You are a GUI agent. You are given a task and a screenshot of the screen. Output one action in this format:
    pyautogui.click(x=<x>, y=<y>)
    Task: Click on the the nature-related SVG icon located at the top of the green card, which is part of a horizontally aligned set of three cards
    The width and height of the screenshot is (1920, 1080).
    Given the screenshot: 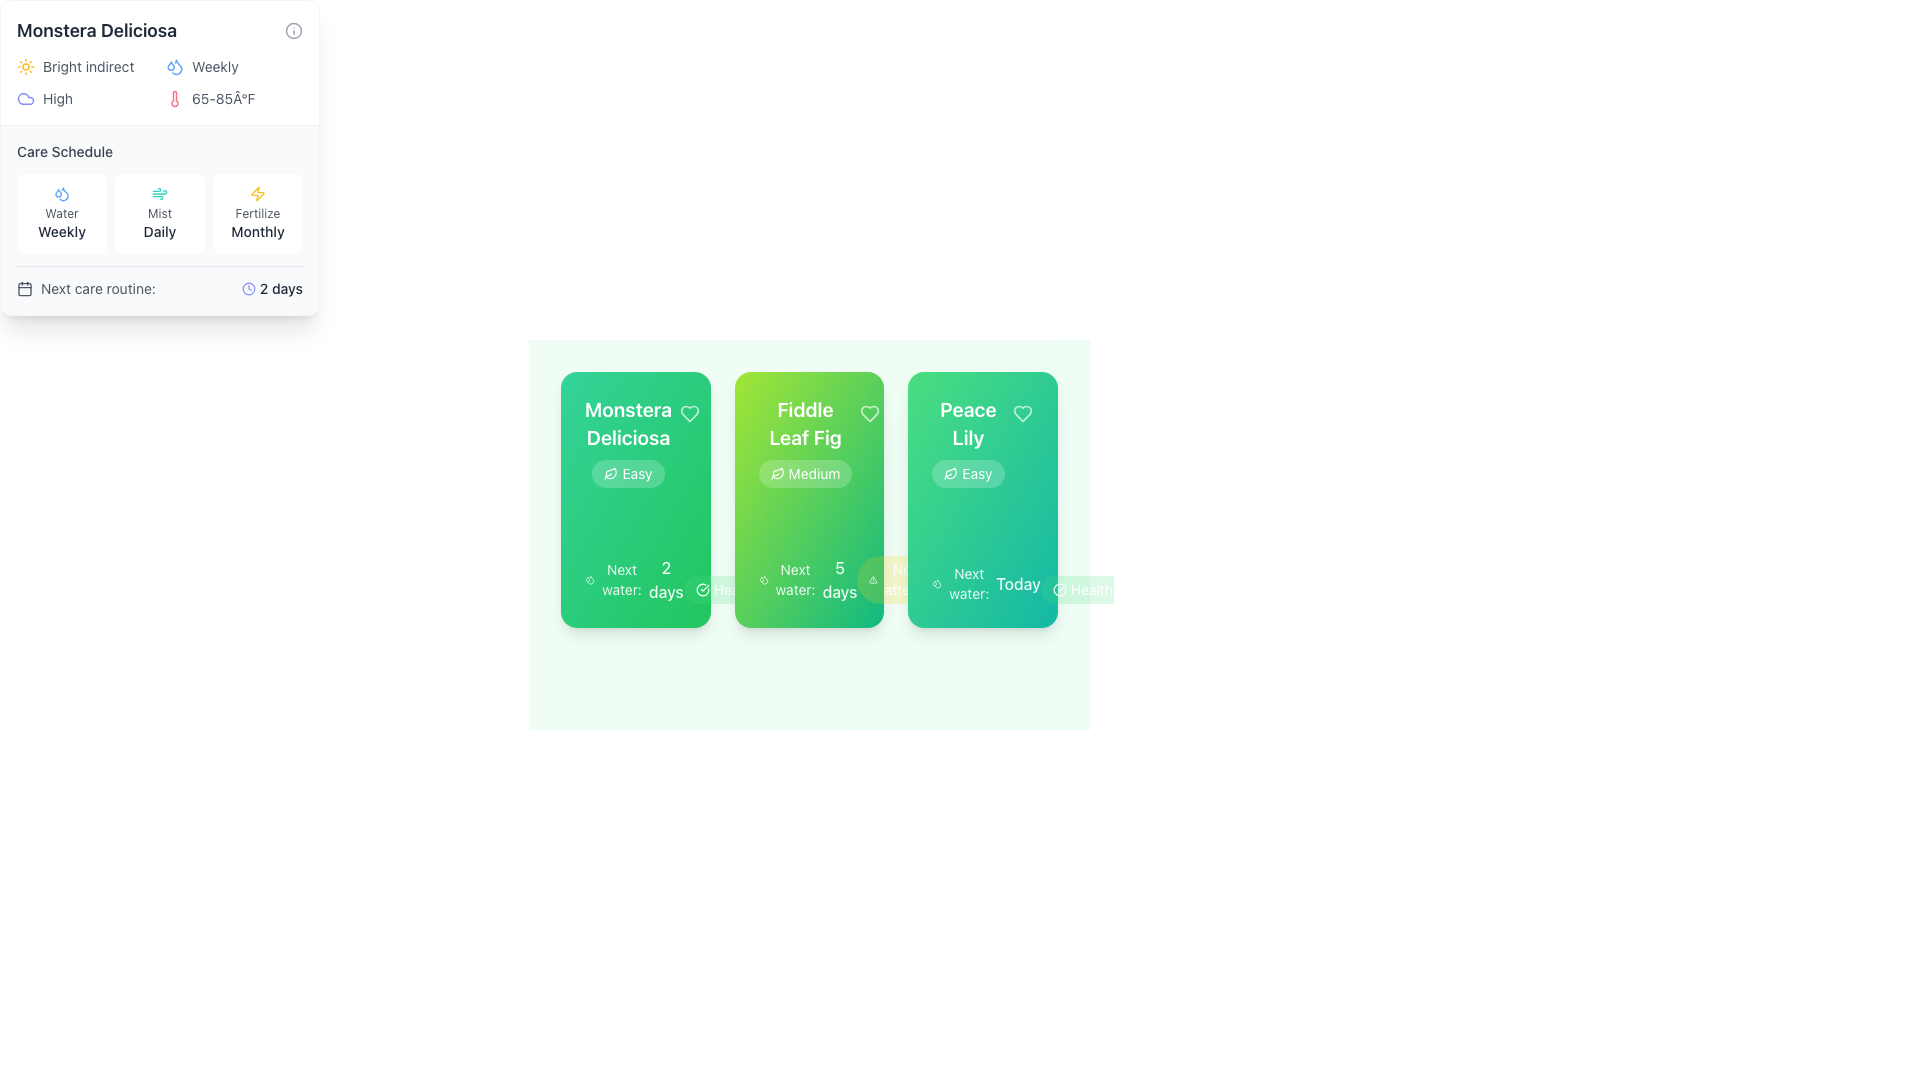 What is the action you would take?
    pyautogui.click(x=776, y=473)
    